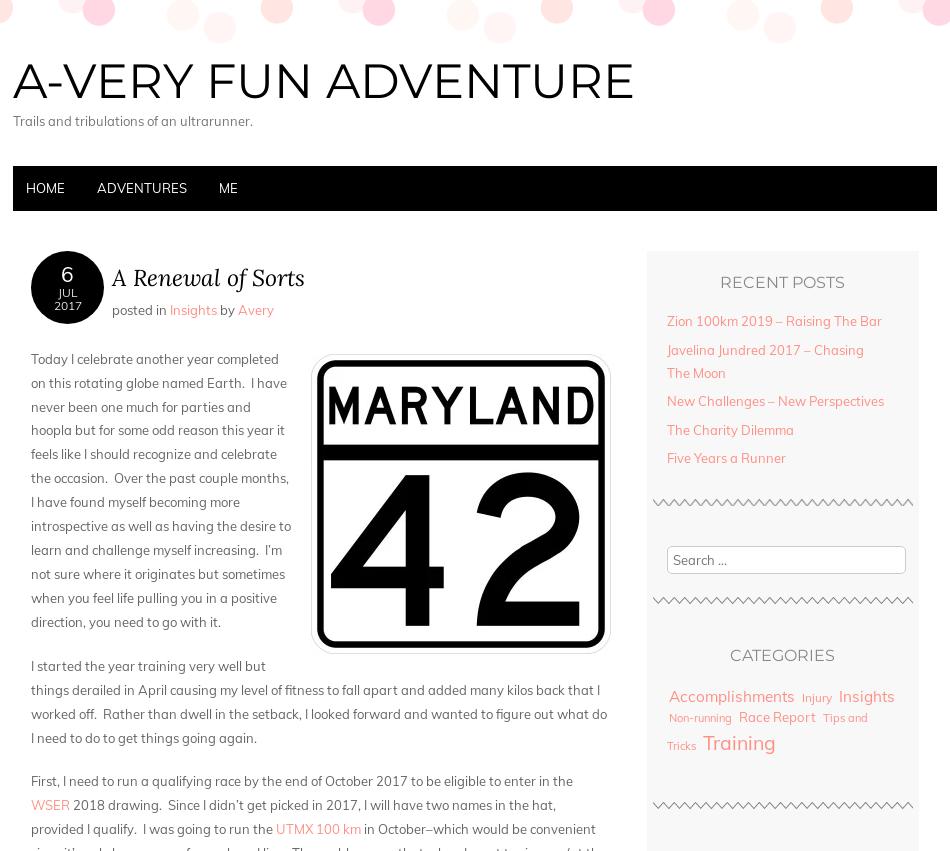 The height and width of the screenshot is (851, 950). I want to click on 'Non-running', so click(699, 716).